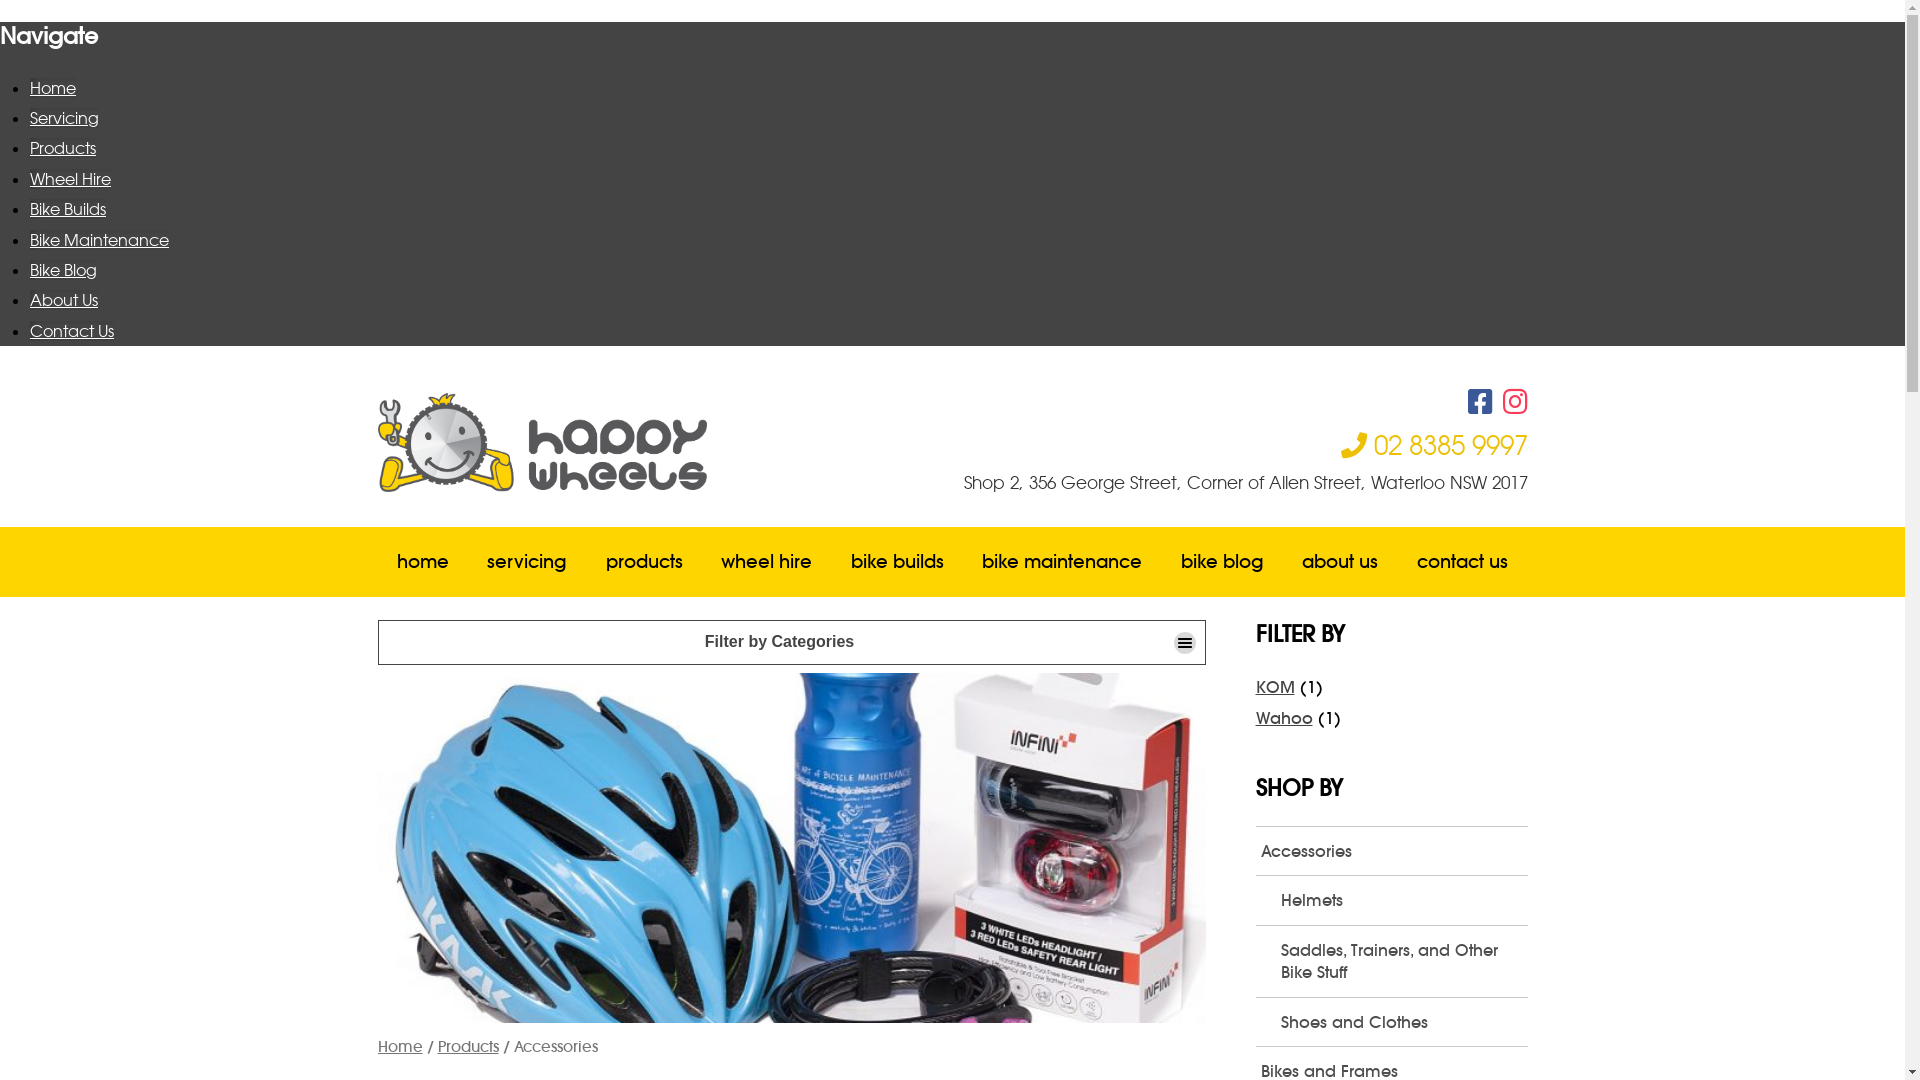 This screenshot has height=1080, width=1920. Describe the element at coordinates (1400, 1022) in the screenshot. I see `'Shoes and Clothes'` at that location.